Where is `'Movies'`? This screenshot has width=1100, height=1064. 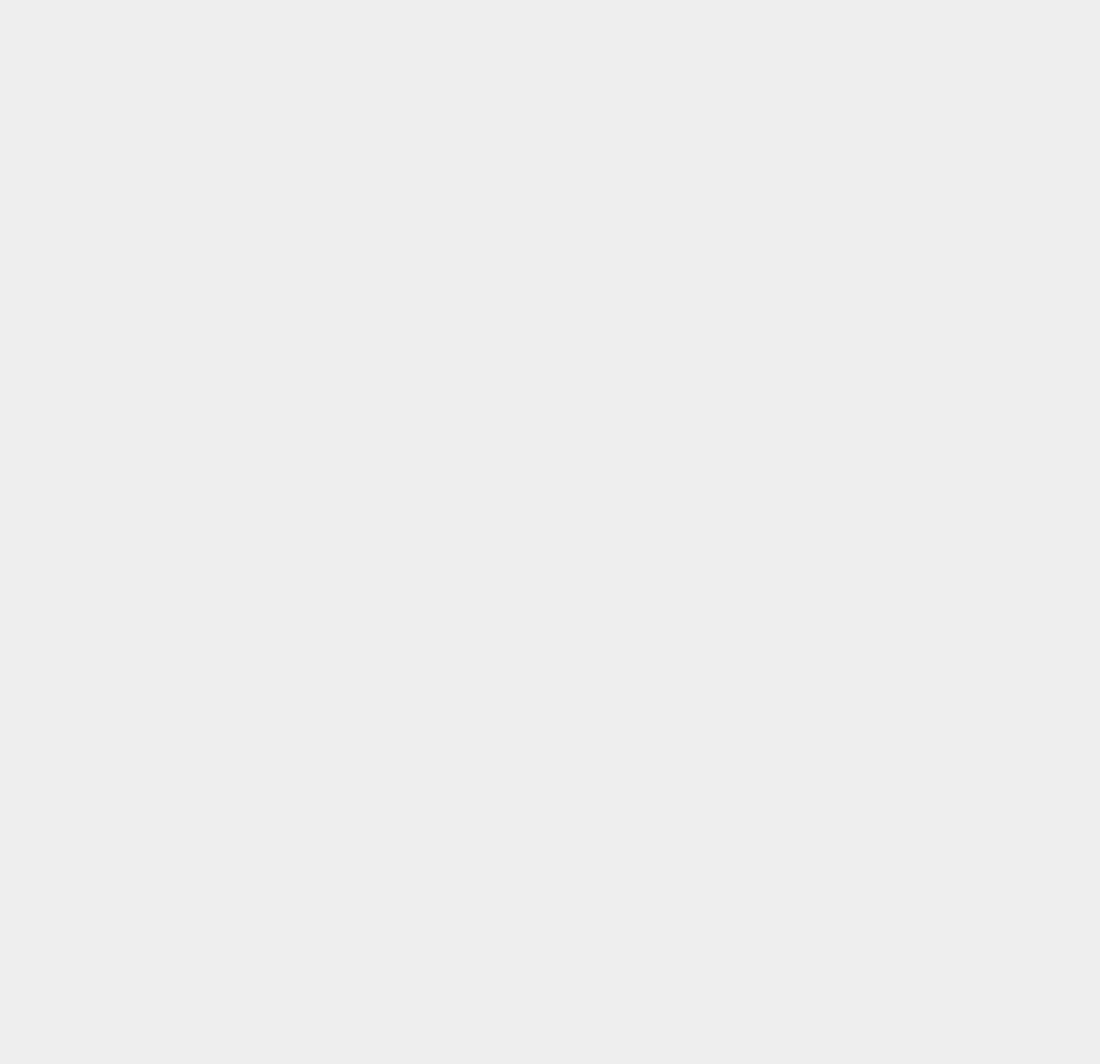 'Movies' is located at coordinates (800, 461).